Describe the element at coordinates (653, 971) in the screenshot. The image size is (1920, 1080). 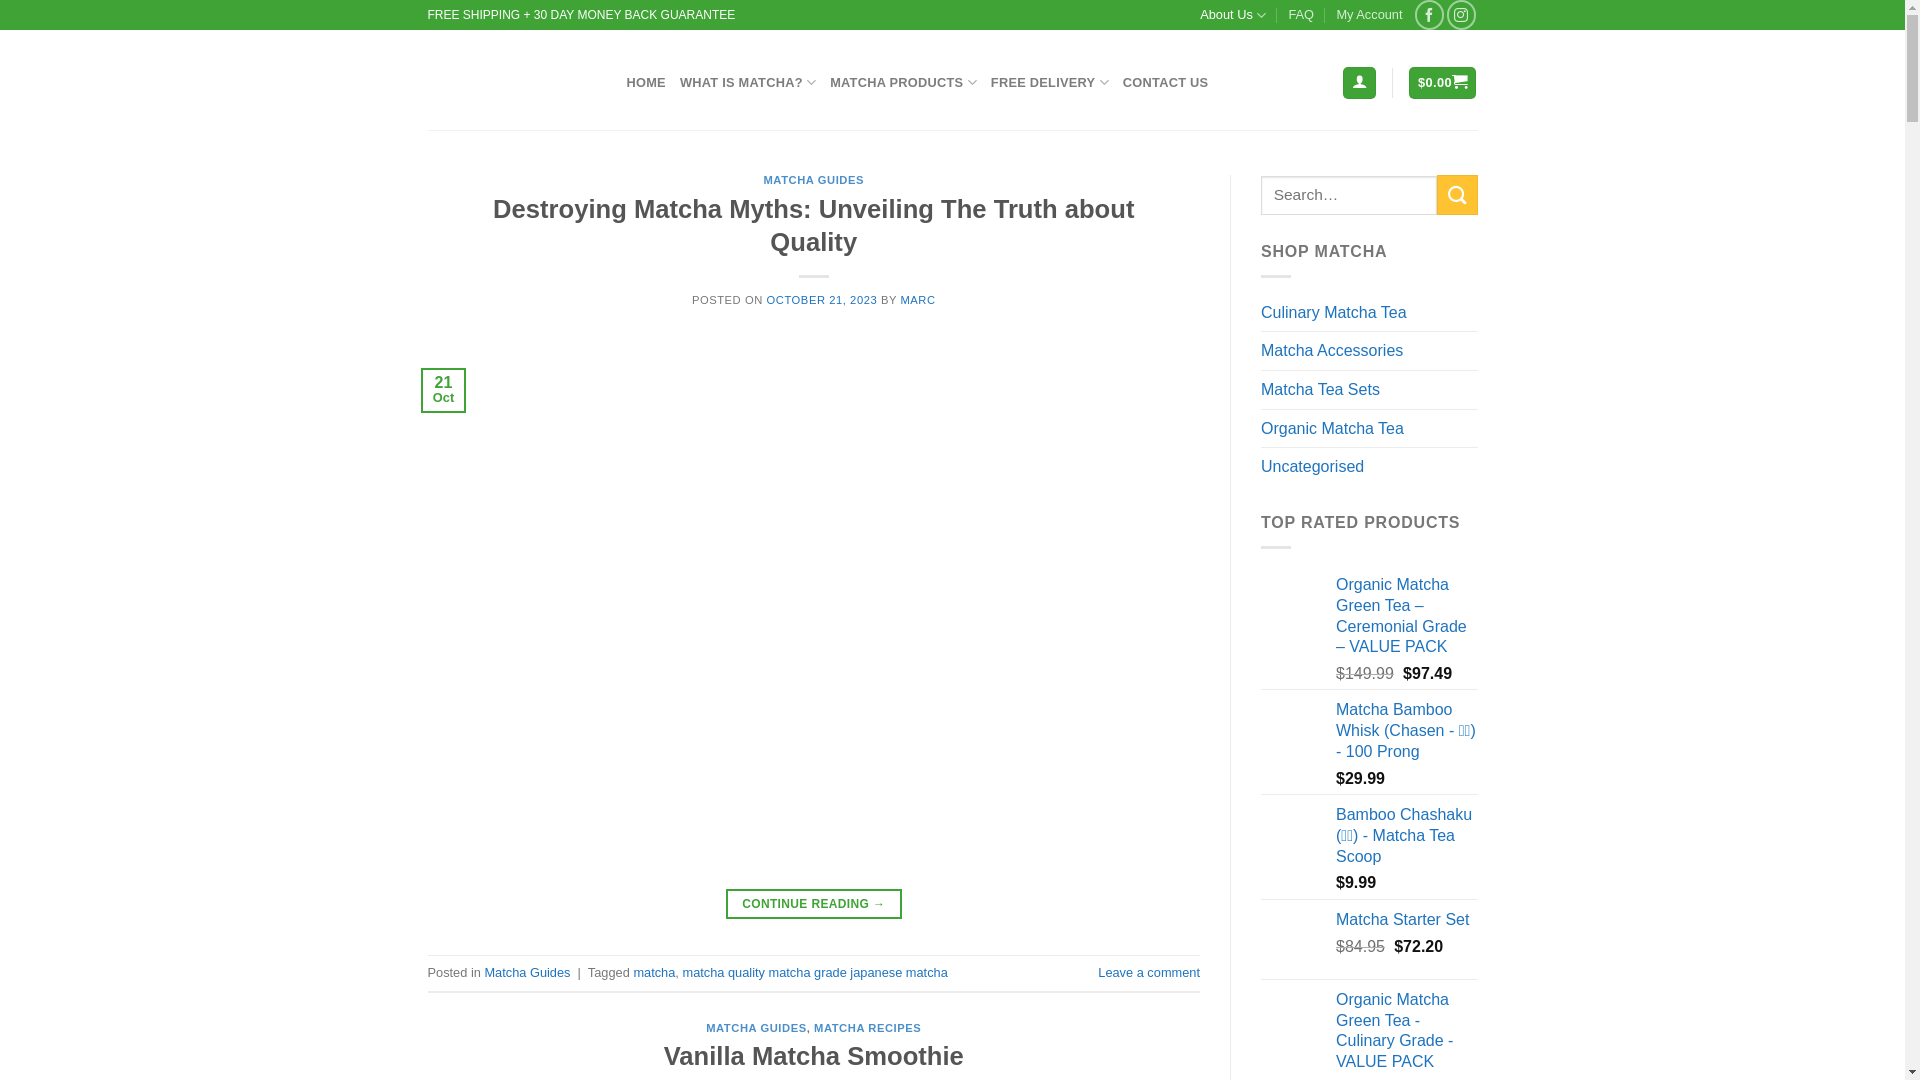
I see `'matcha'` at that location.